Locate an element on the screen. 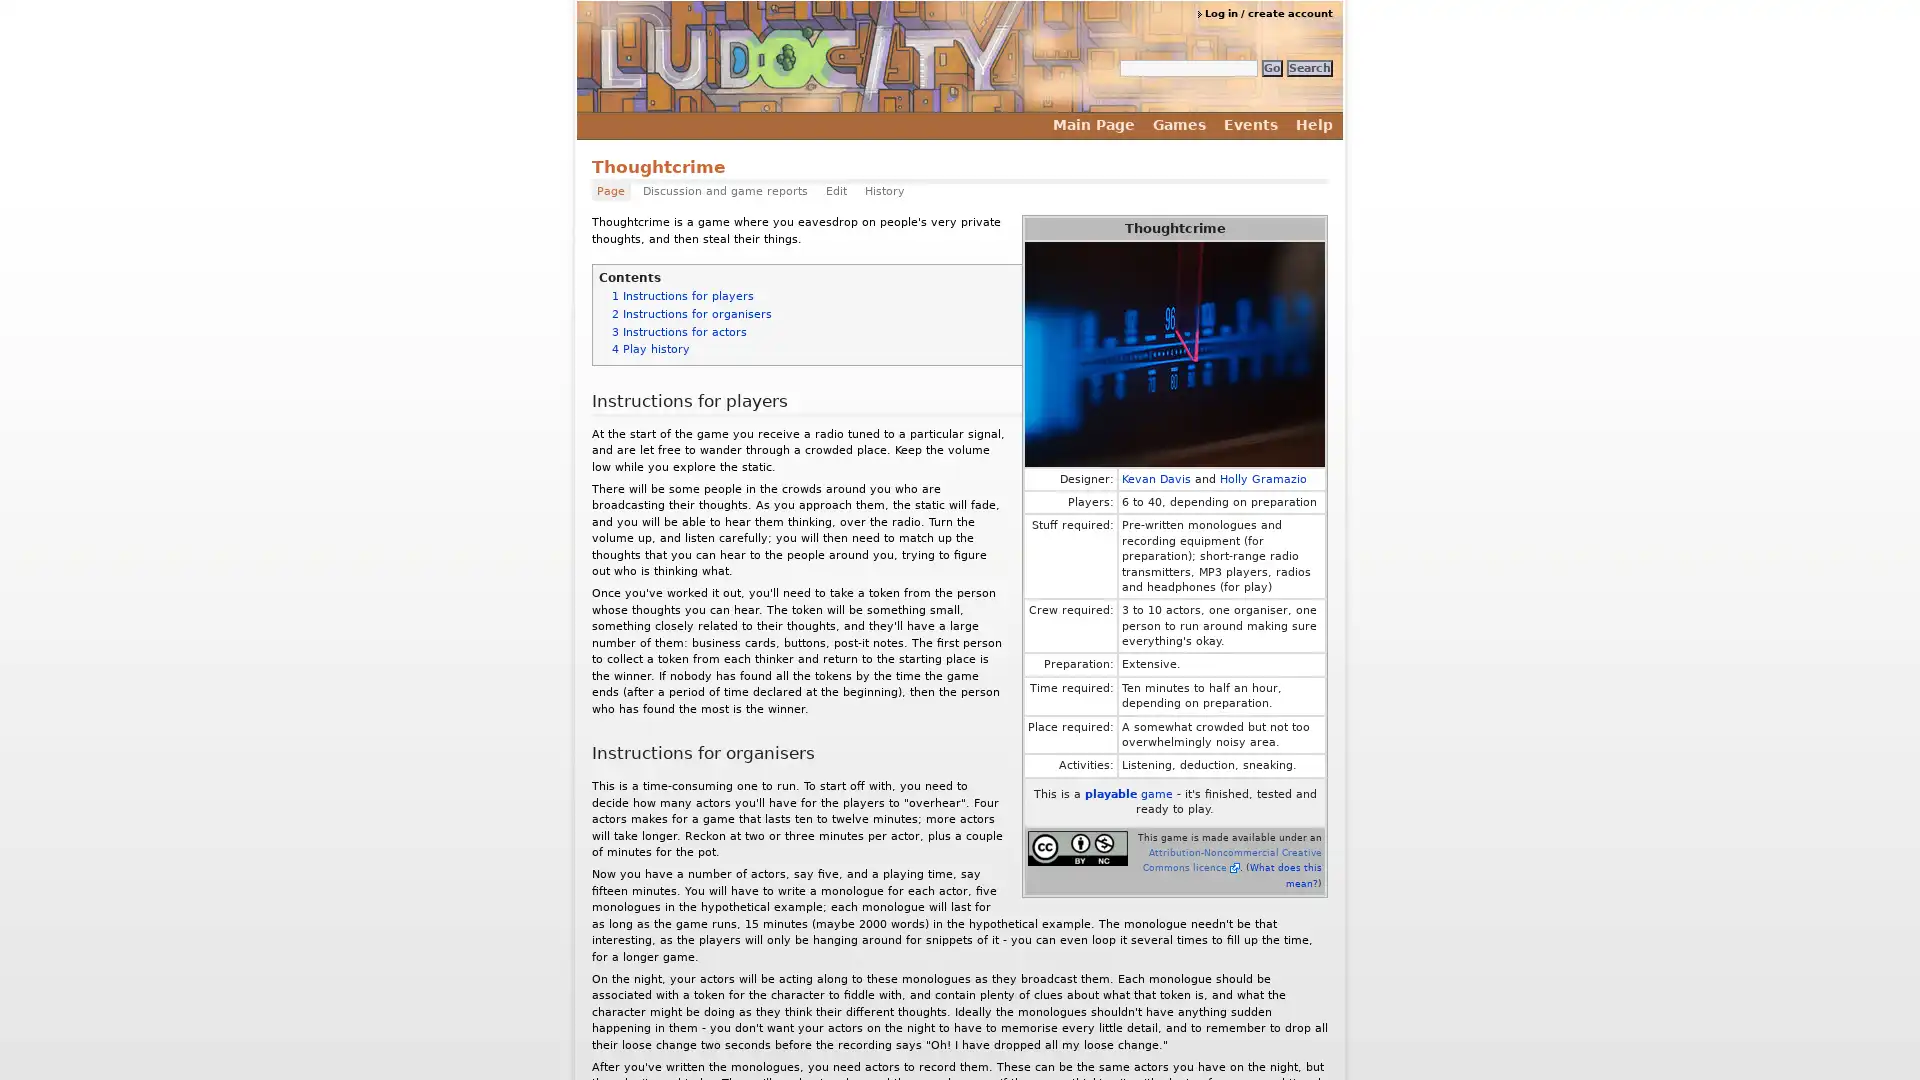 The image size is (1920, 1080). Search is located at coordinates (1310, 67).